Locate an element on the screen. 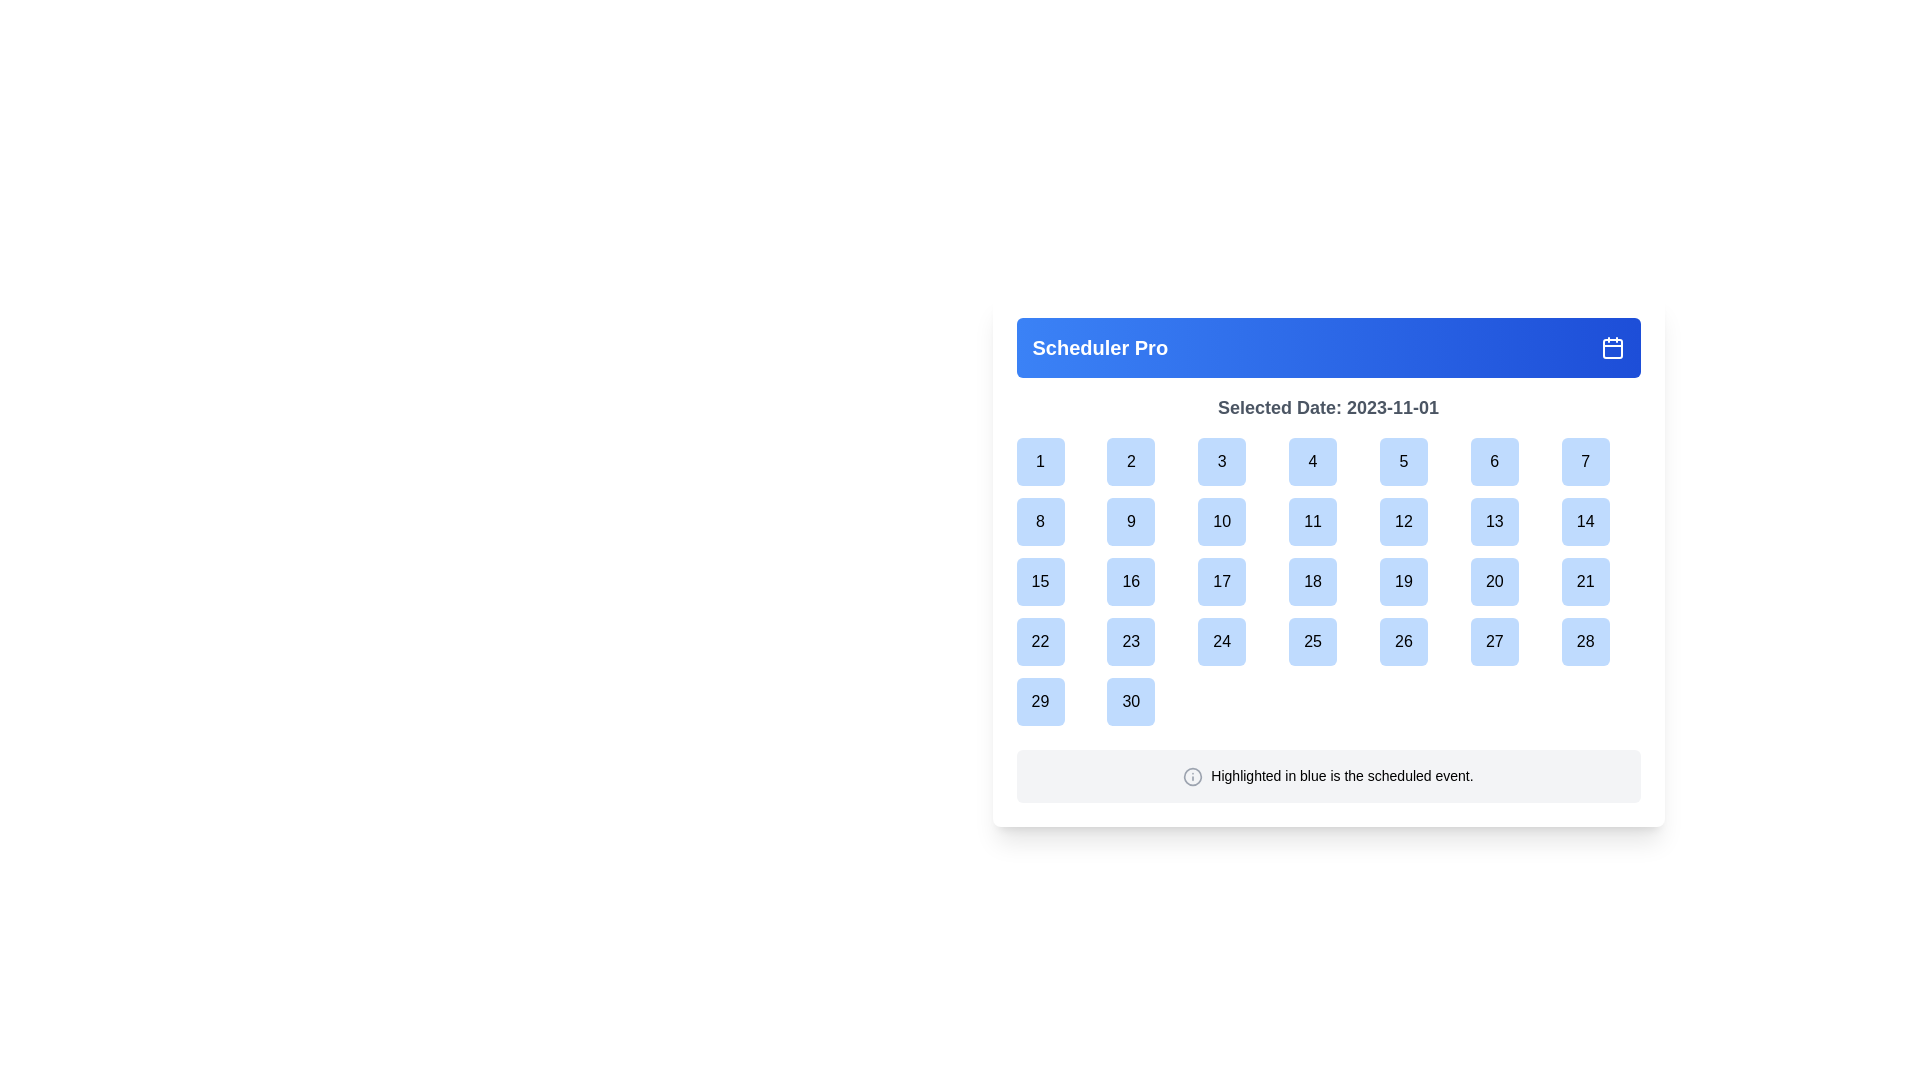 This screenshot has height=1080, width=1920. the button representing the date 30 is located at coordinates (1131, 701).